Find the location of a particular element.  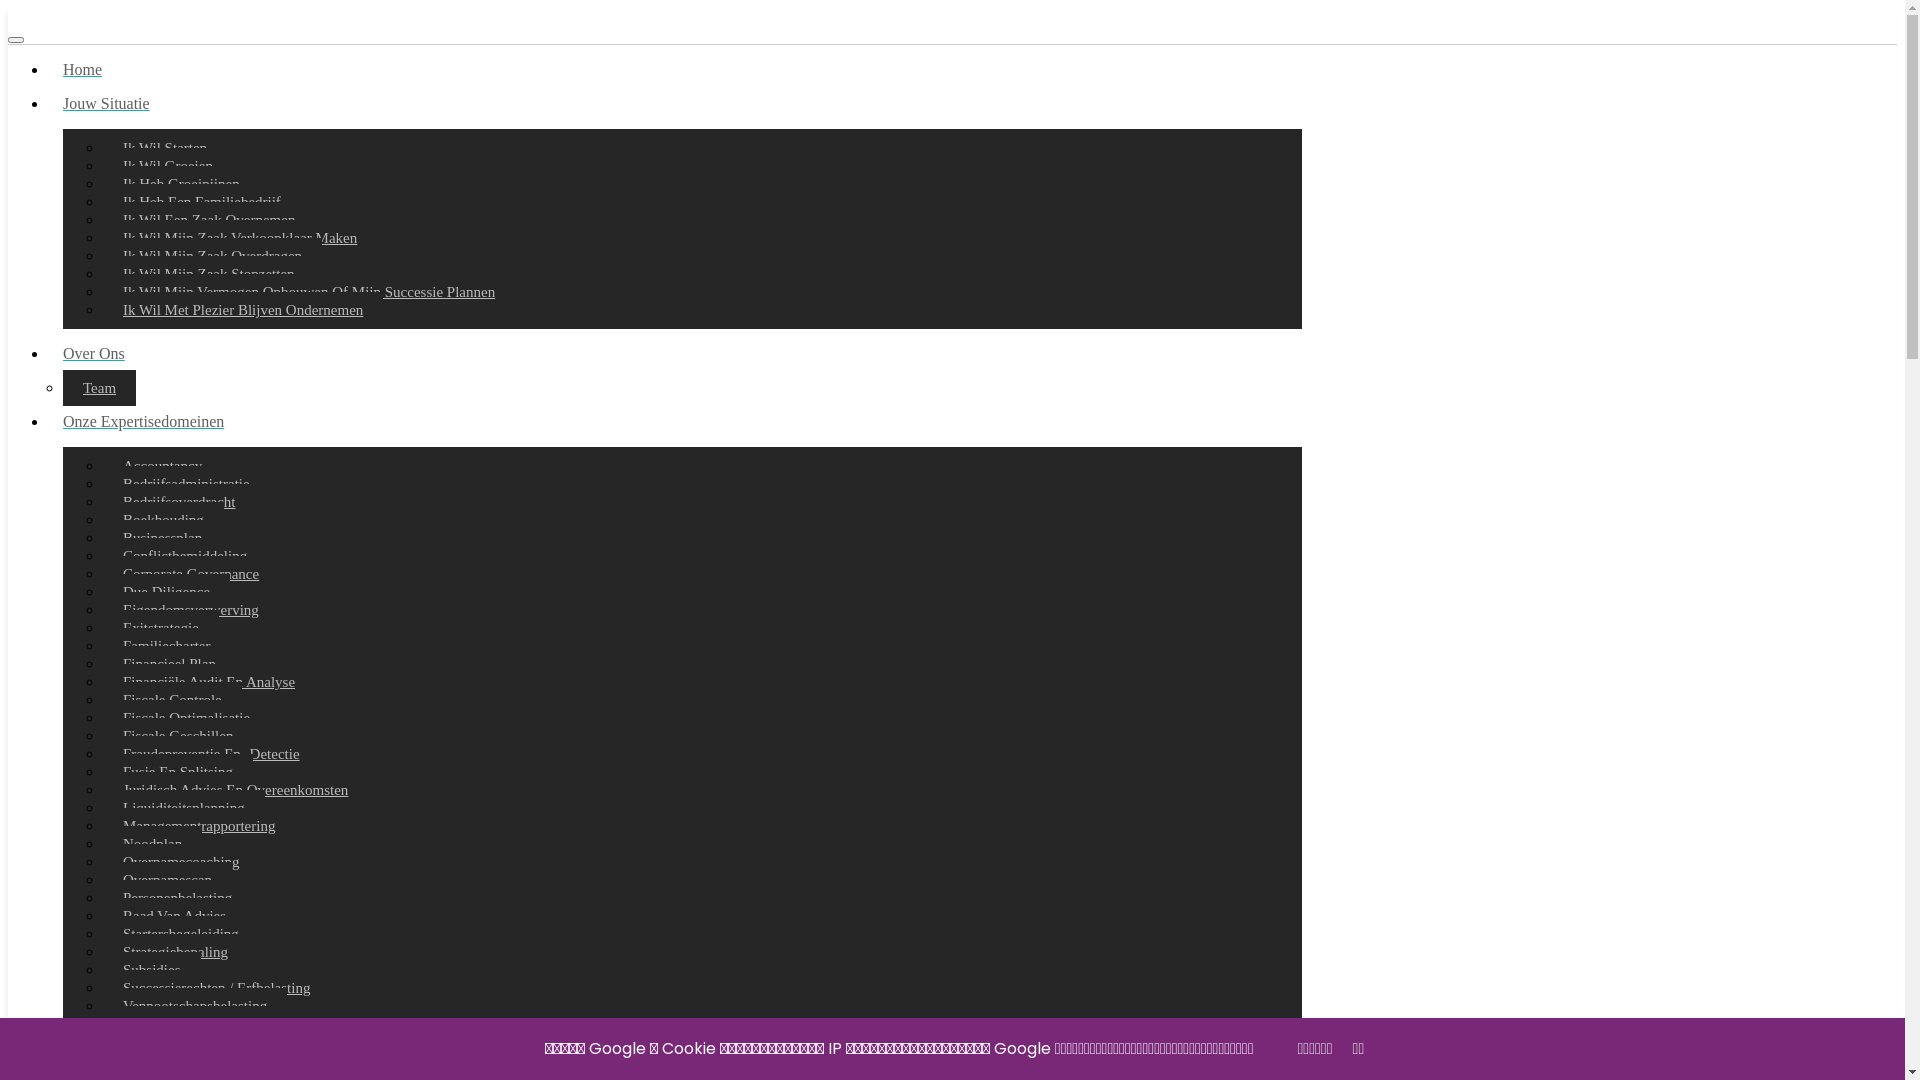

'Managementrapportering' is located at coordinates (198, 825).